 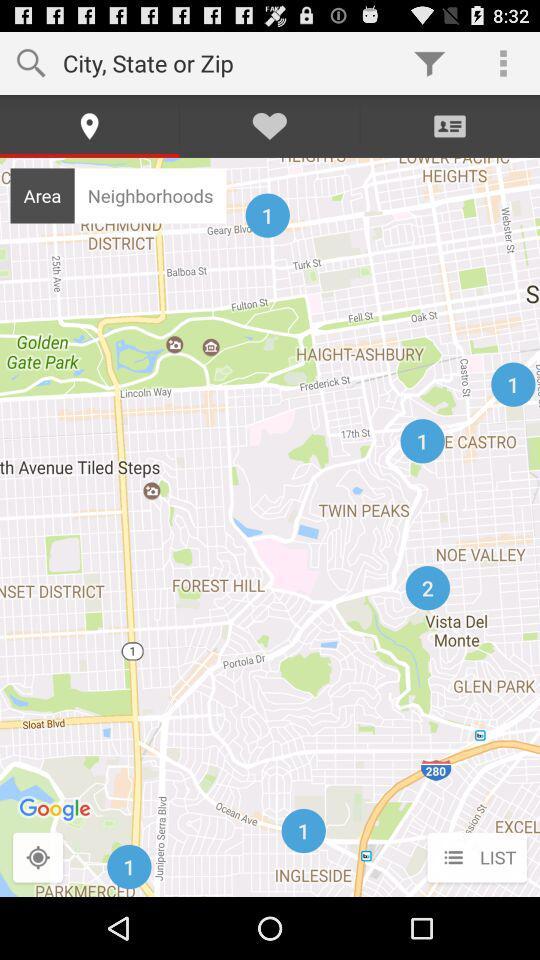 What do you see at coordinates (38, 857) in the screenshot?
I see `the icon to the left of the list icon` at bounding box center [38, 857].